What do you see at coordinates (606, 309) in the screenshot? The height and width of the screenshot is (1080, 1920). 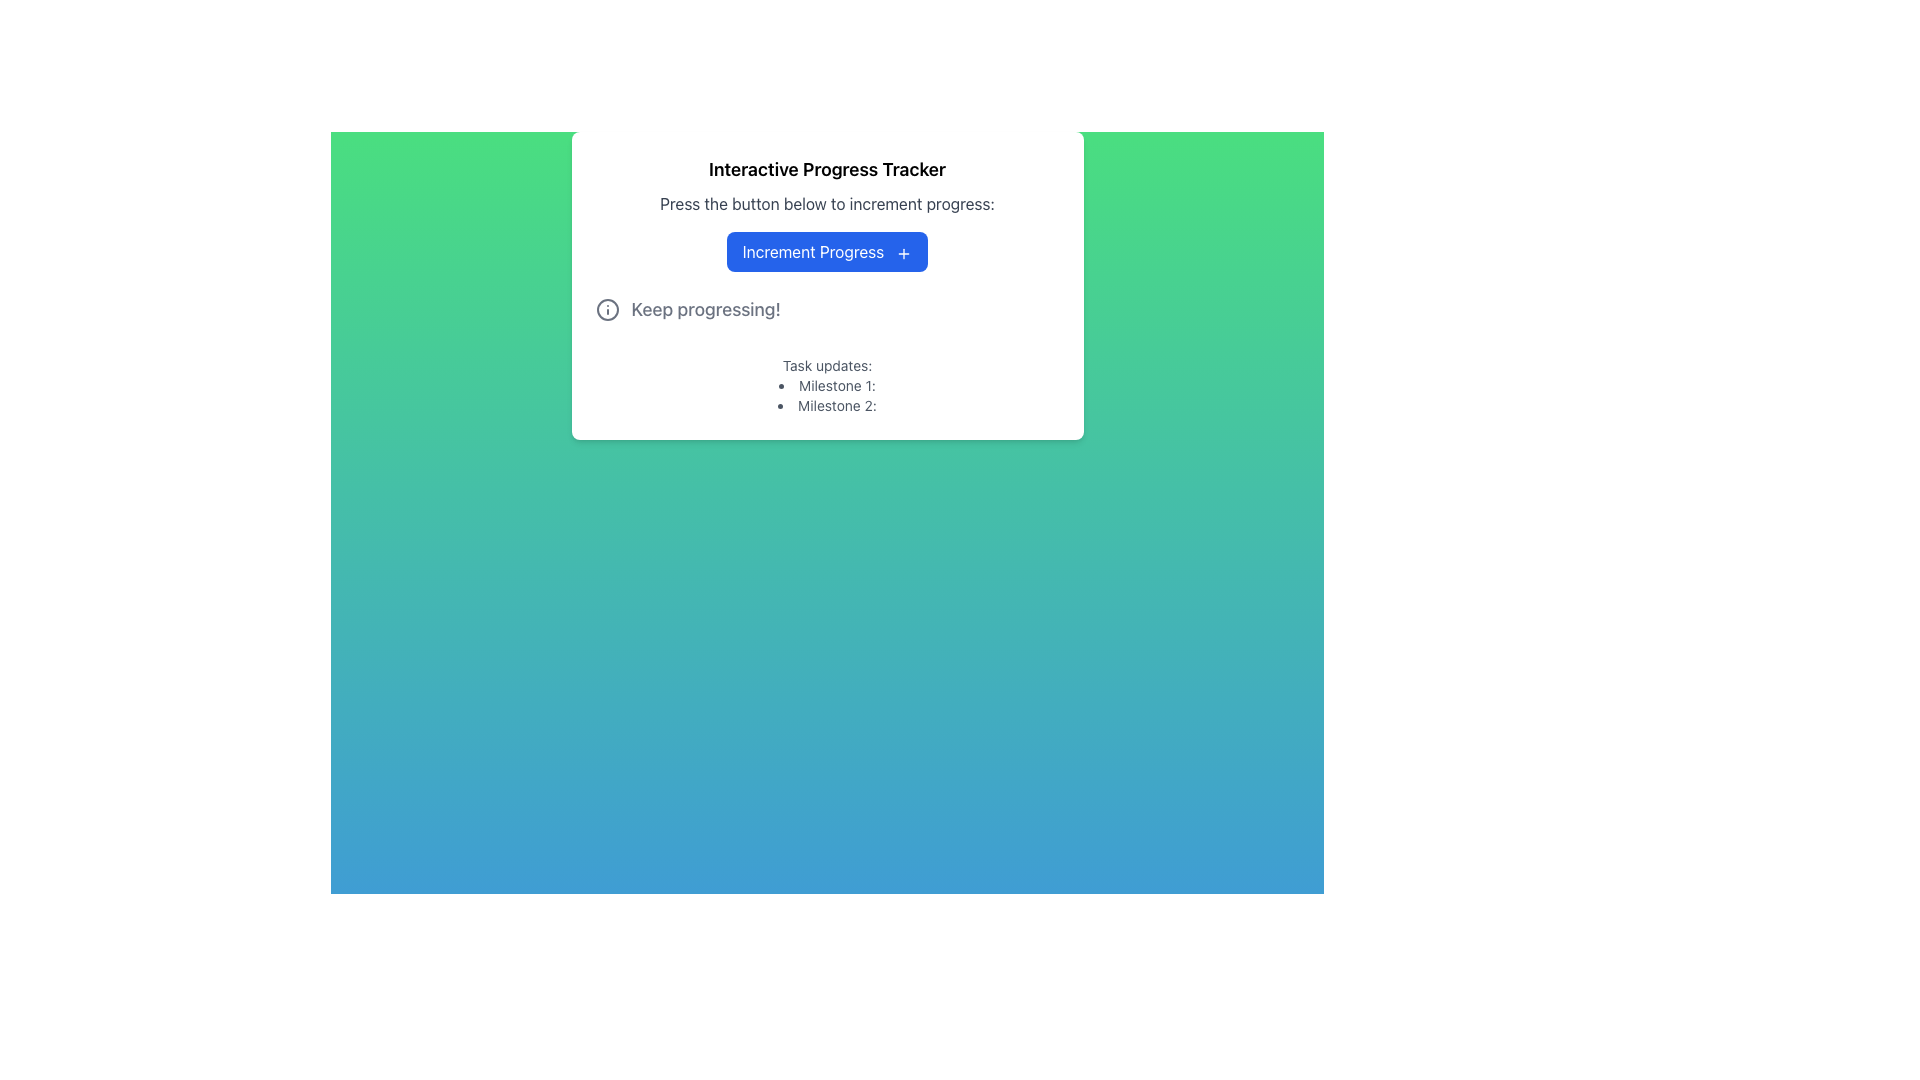 I see `the SVG Circle that is part of the informational icon located to the left of the text 'Keep progressing!'` at bounding box center [606, 309].